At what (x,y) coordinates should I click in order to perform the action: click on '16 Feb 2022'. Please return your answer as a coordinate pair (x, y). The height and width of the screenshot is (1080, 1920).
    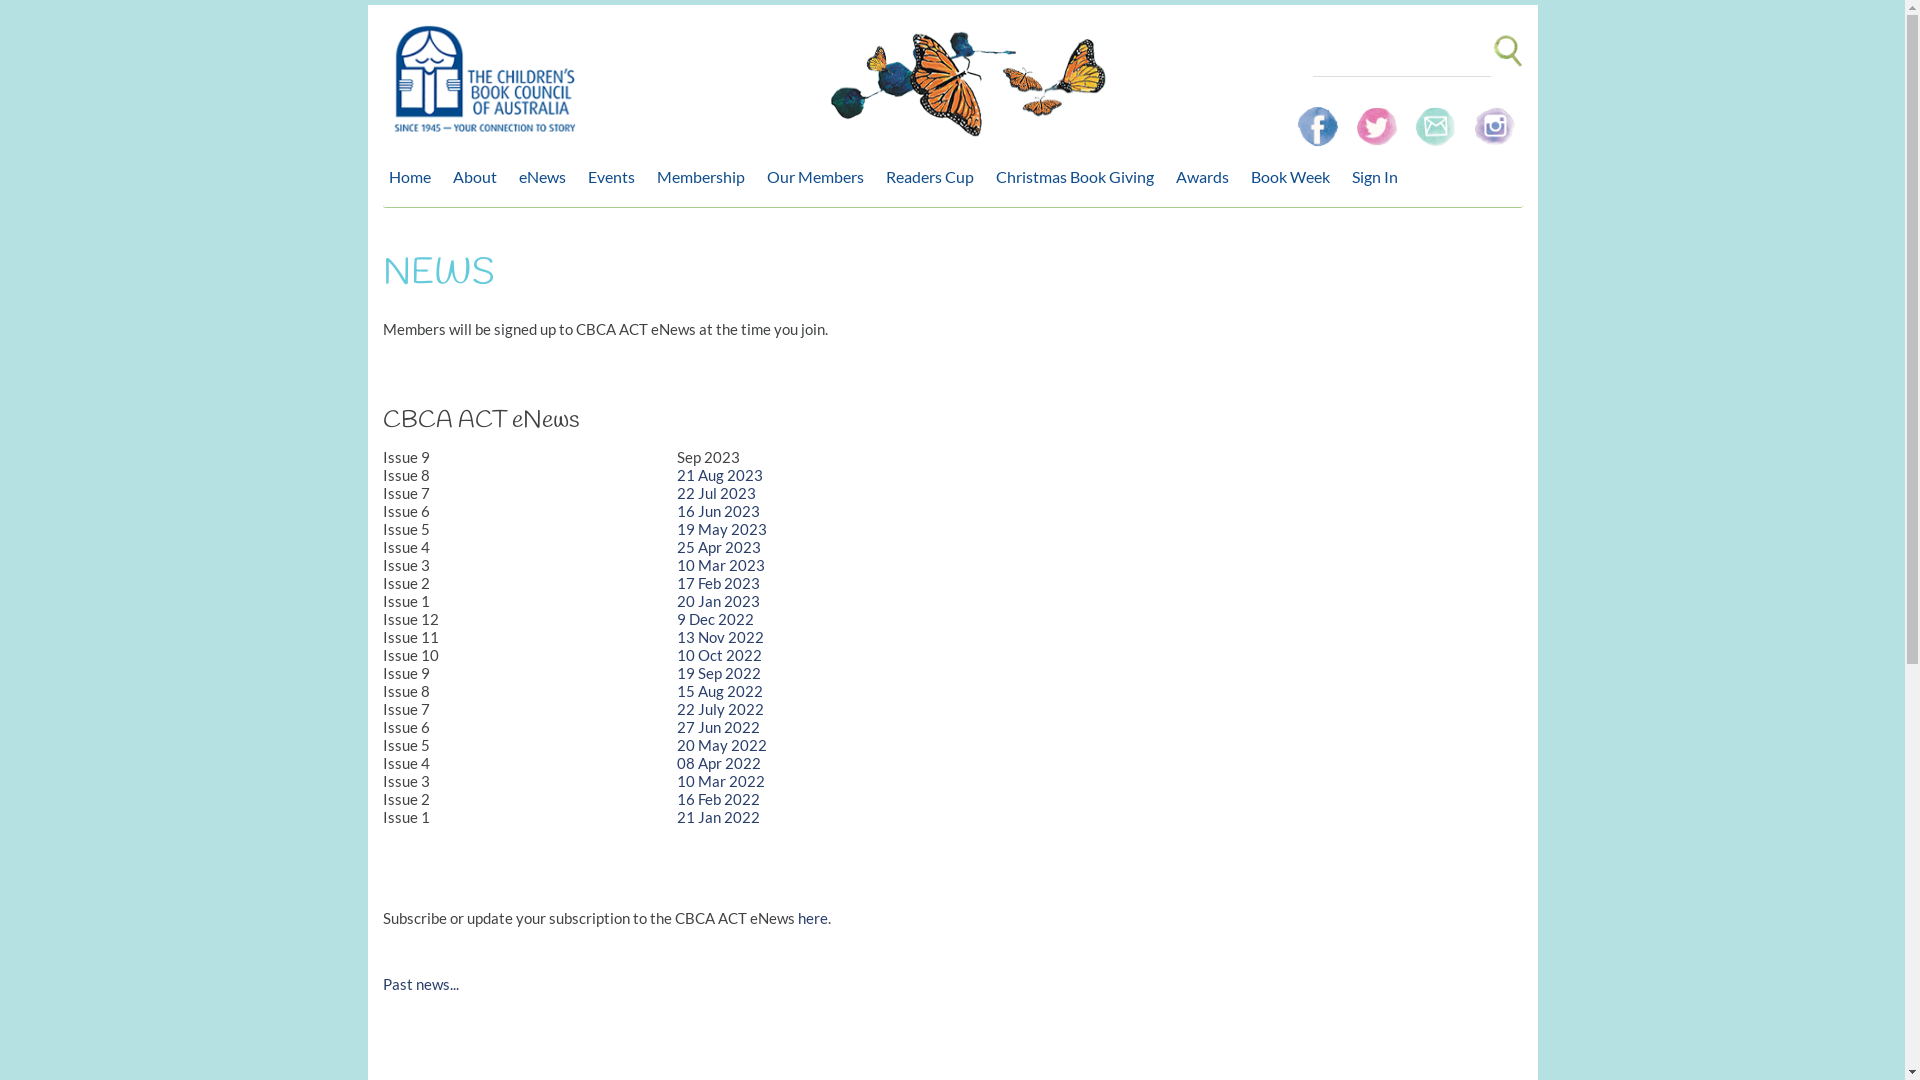
    Looking at the image, I should click on (676, 797).